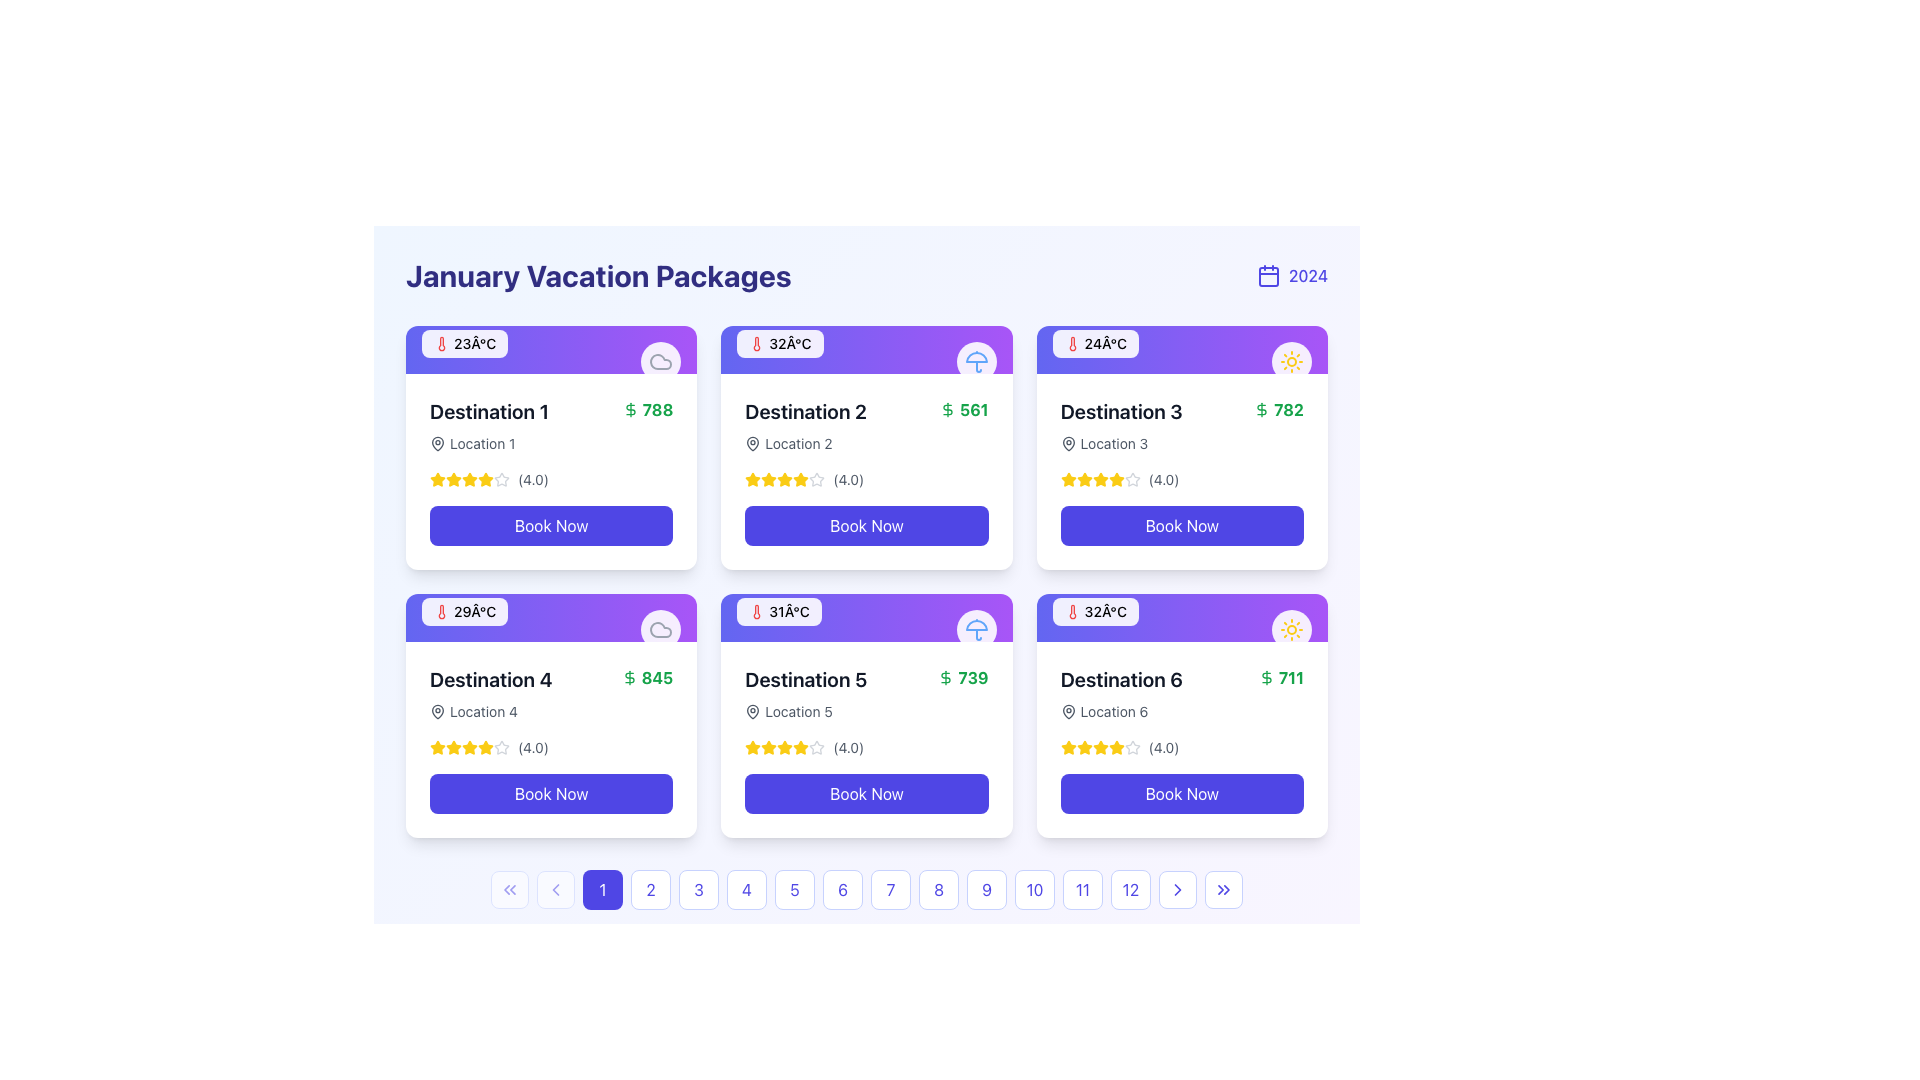 This screenshot has height=1080, width=1920. I want to click on price text label located in the second card of the grid layout, positioned under the temperature icon and above the 'Book Now' button, so click(964, 408).